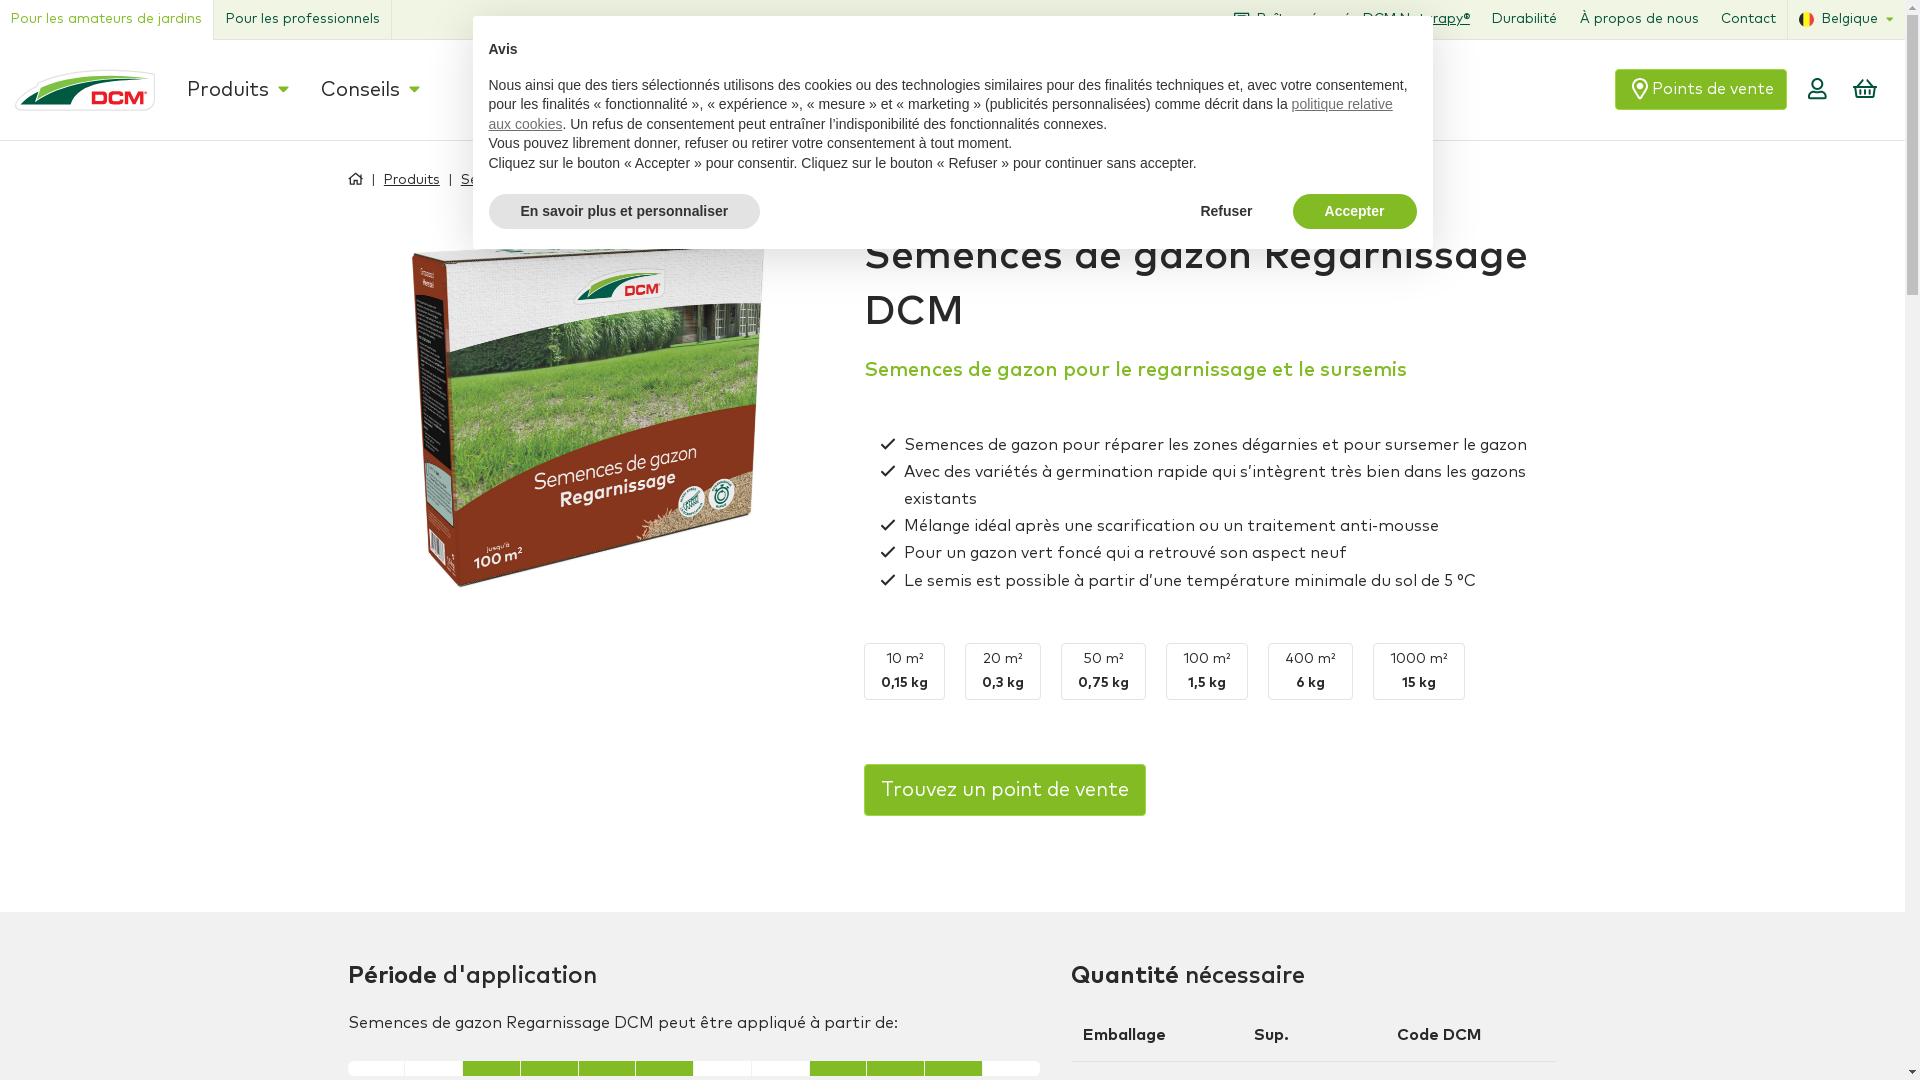 The width and height of the screenshot is (1920, 1080). What do you see at coordinates (395, 177) in the screenshot?
I see `'Produits'` at bounding box center [395, 177].